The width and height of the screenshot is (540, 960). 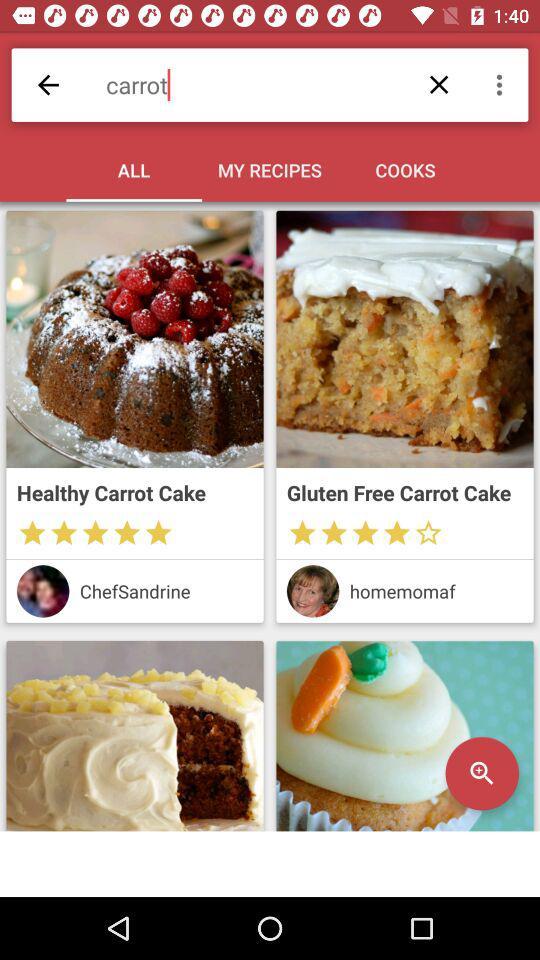 What do you see at coordinates (435, 591) in the screenshot?
I see `homemomaf icon` at bounding box center [435, 591].